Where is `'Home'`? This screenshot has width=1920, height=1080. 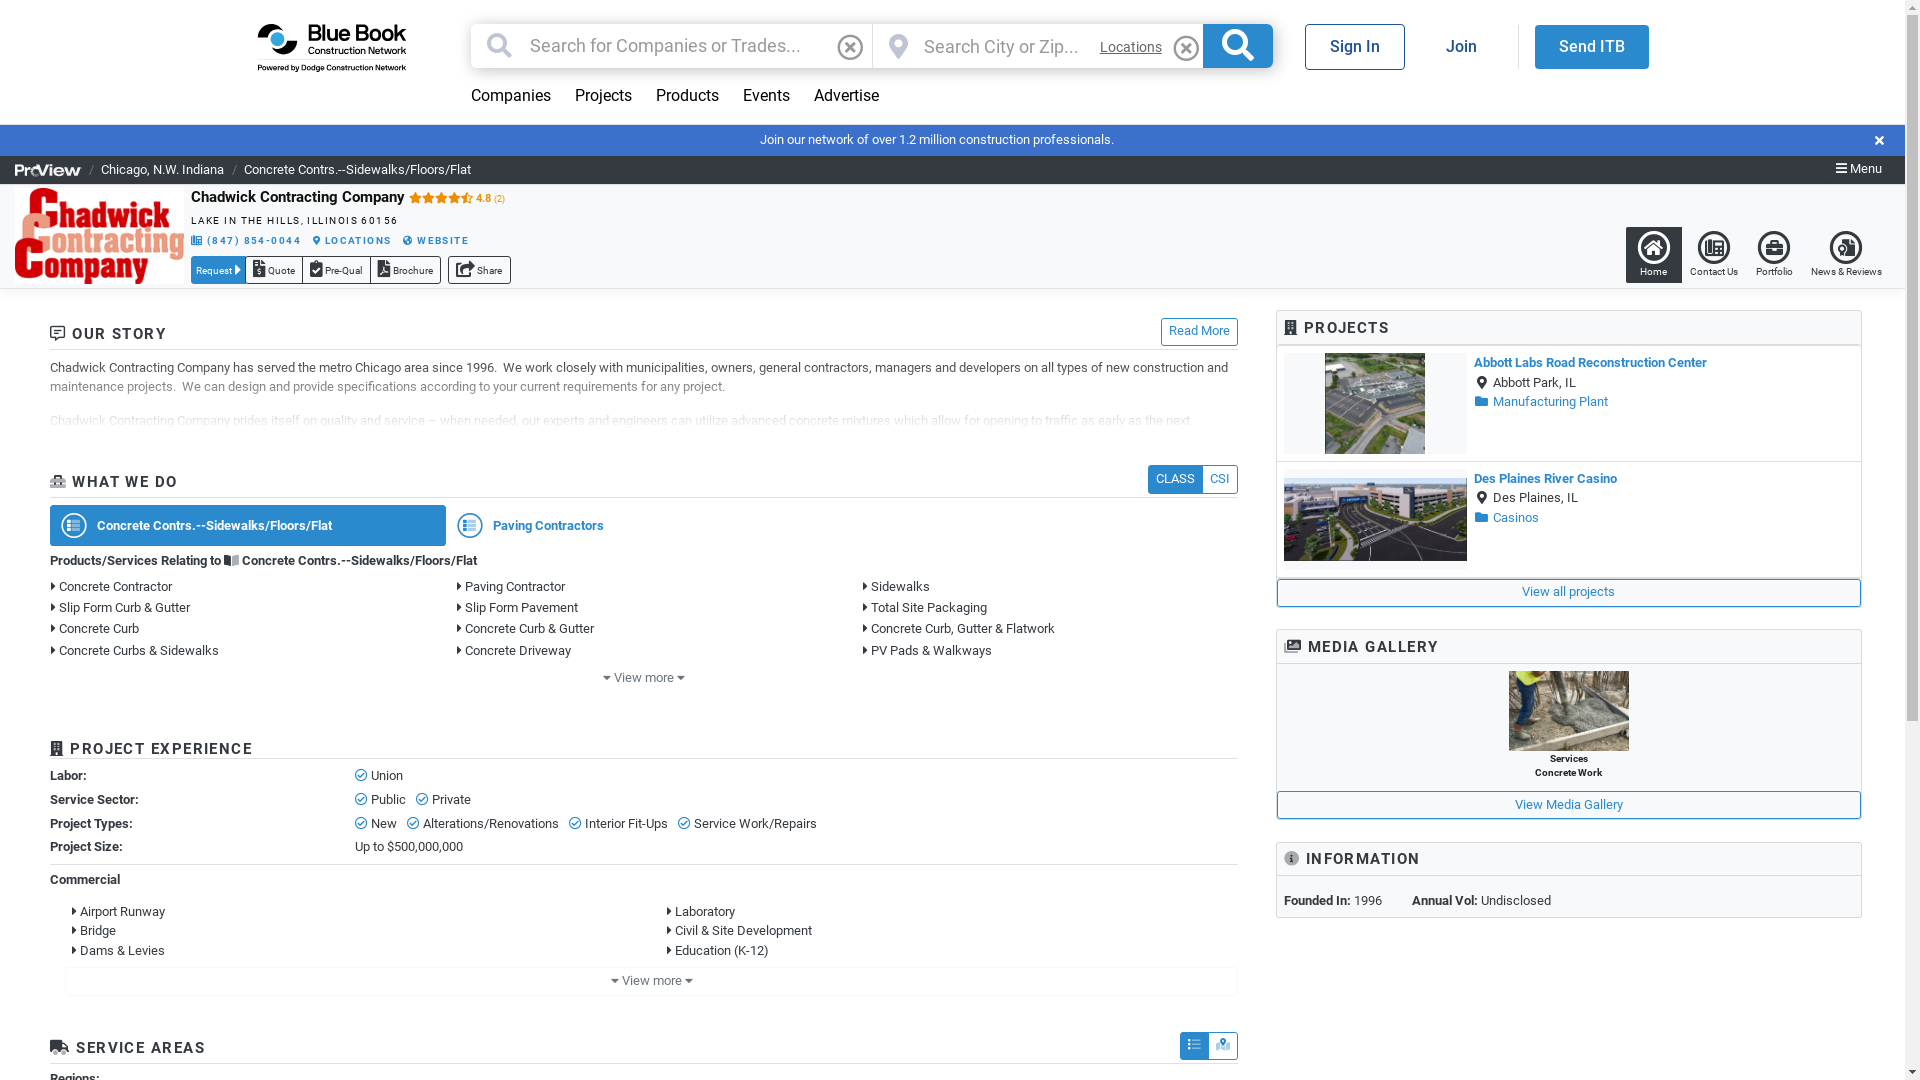 'Home' is located at coordinates (1625, 253).